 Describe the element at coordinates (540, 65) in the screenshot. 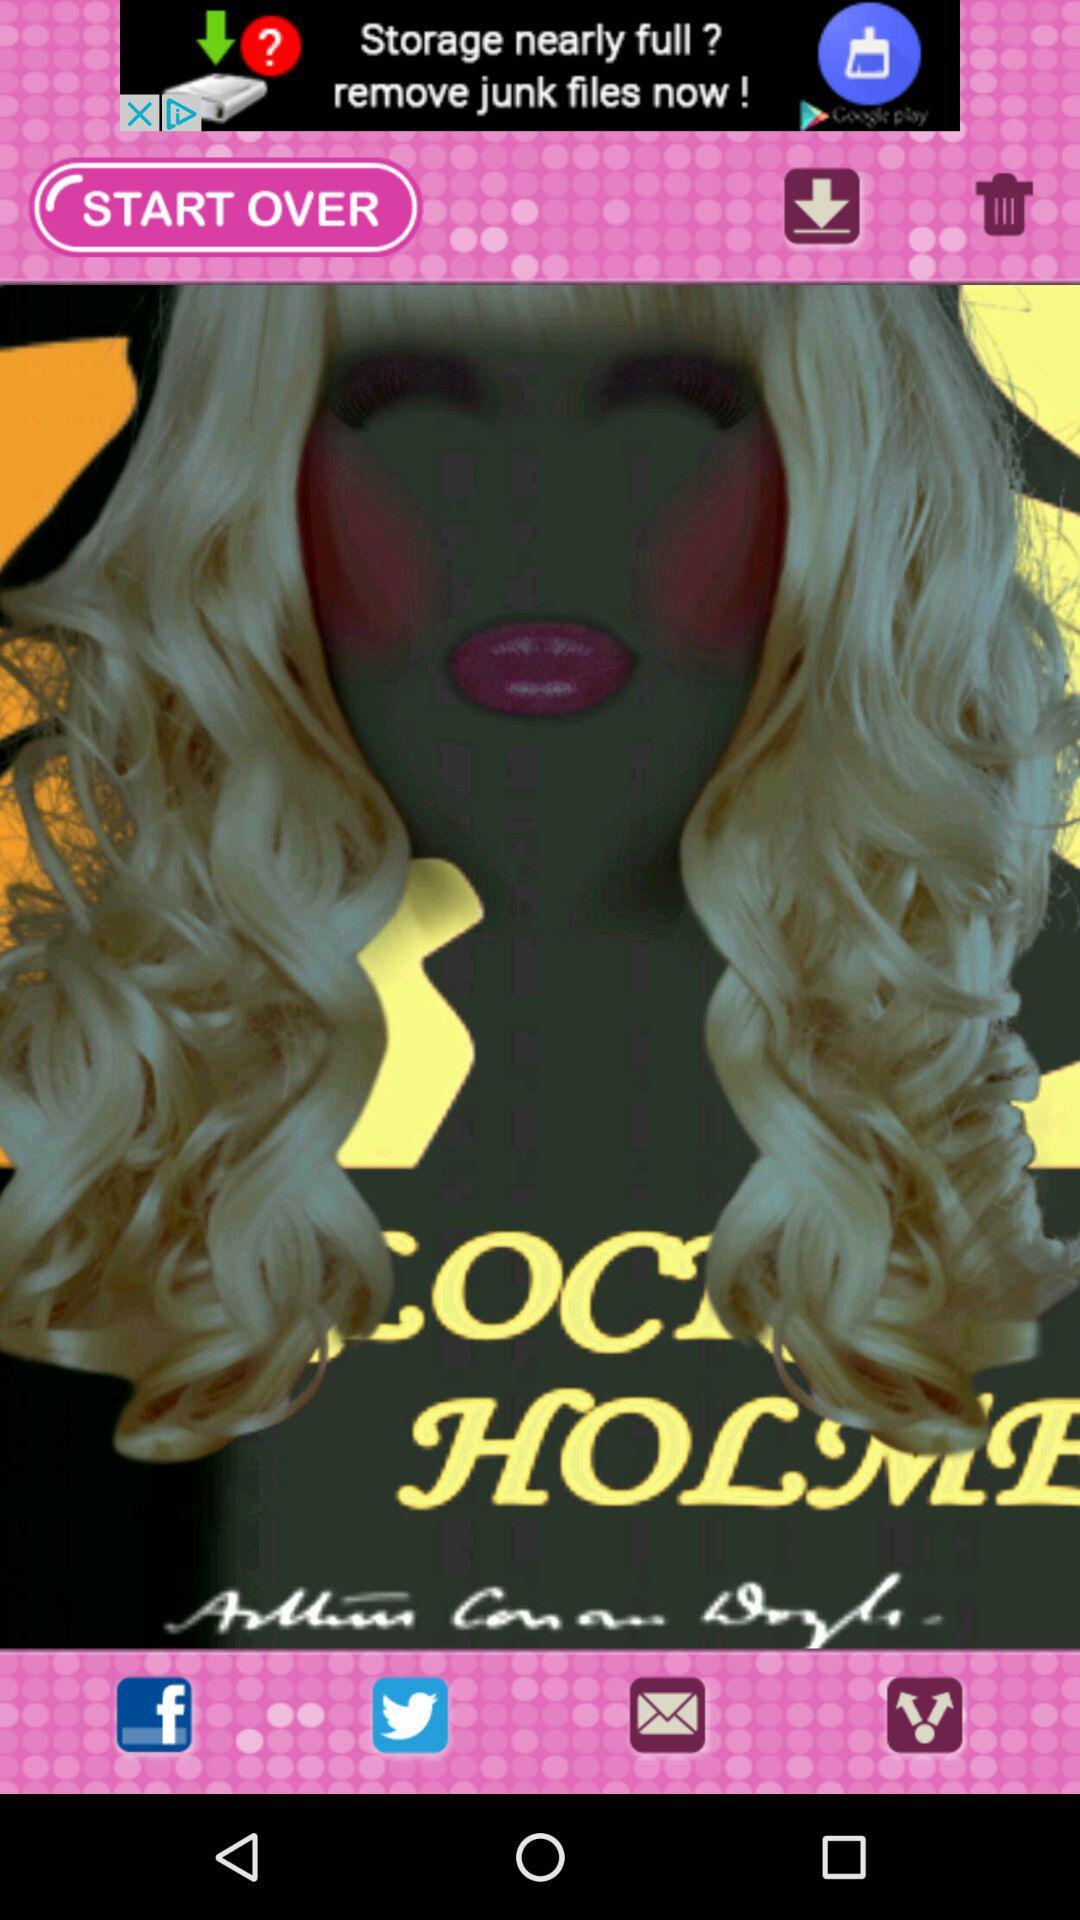

I see `open advertisement` at that location.